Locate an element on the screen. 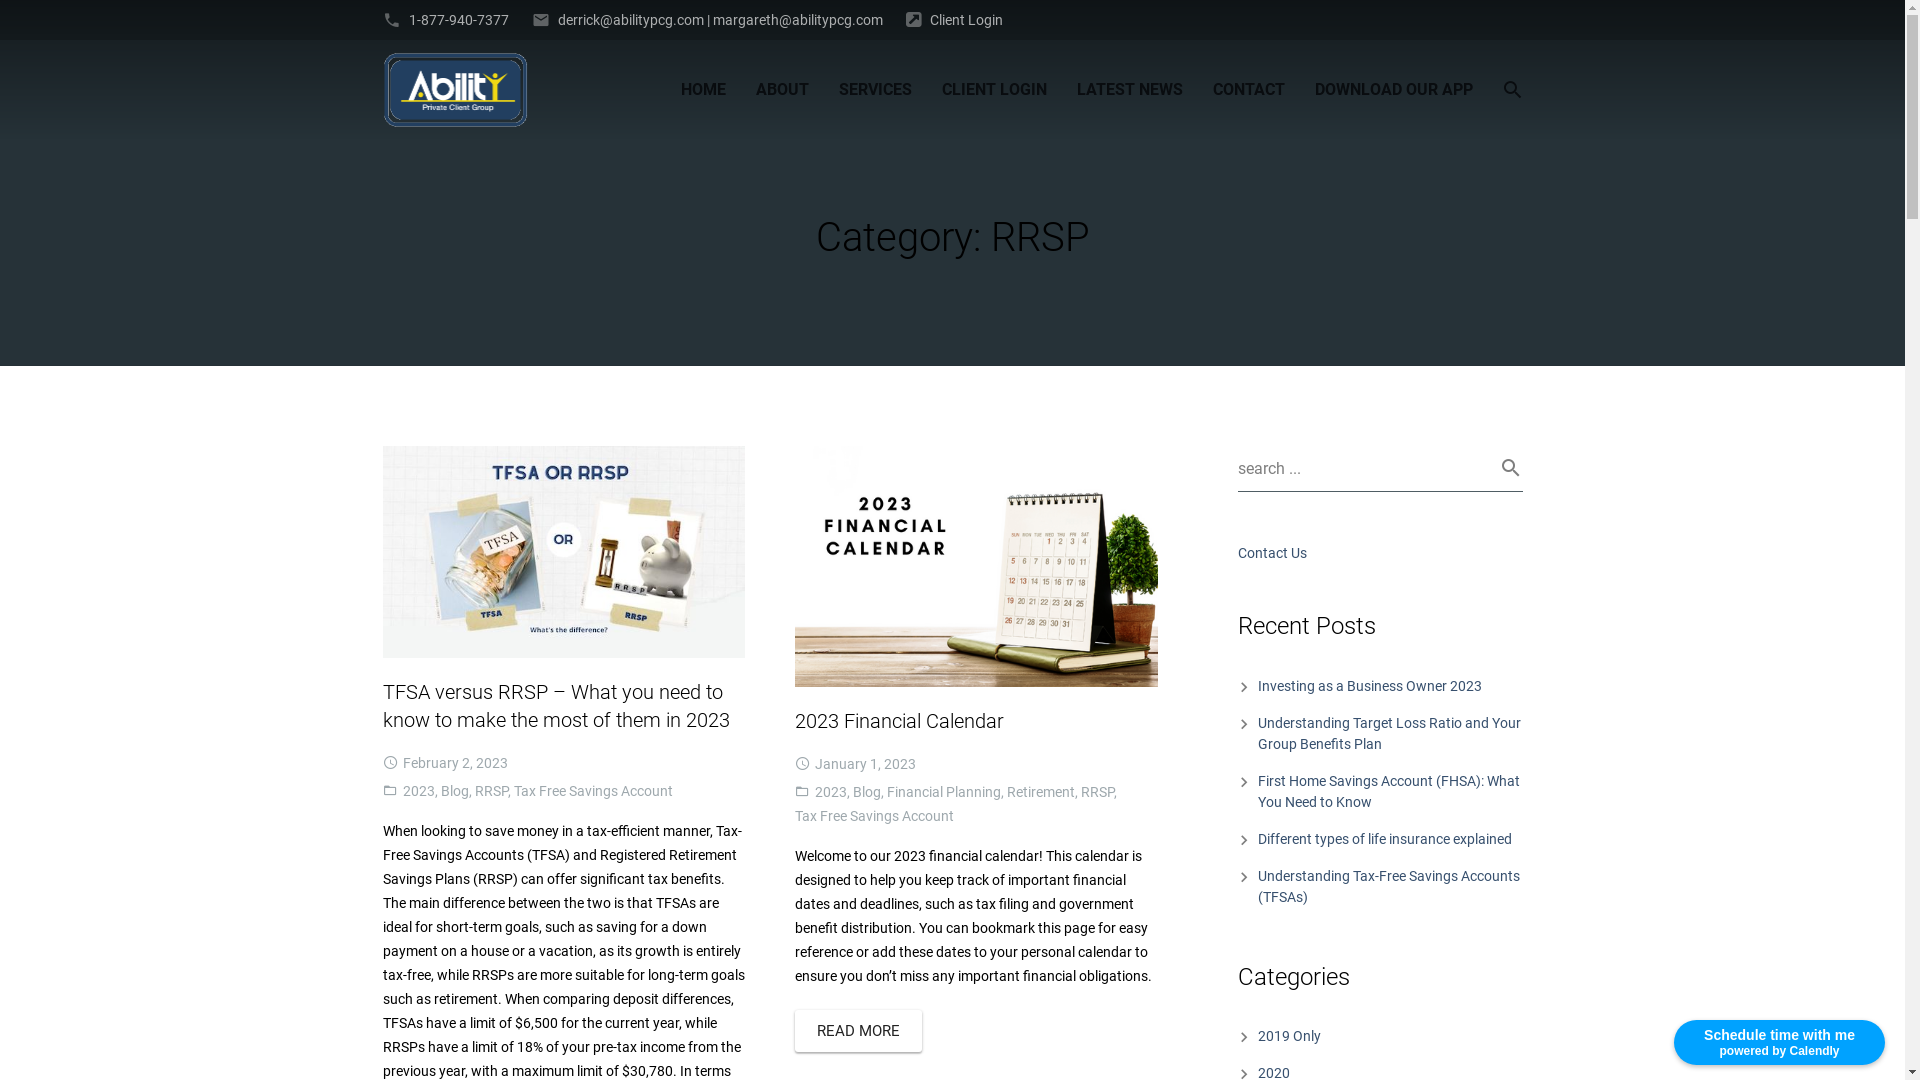  'derrick@abilitypcg.com' is located at coordinates (629, 19).